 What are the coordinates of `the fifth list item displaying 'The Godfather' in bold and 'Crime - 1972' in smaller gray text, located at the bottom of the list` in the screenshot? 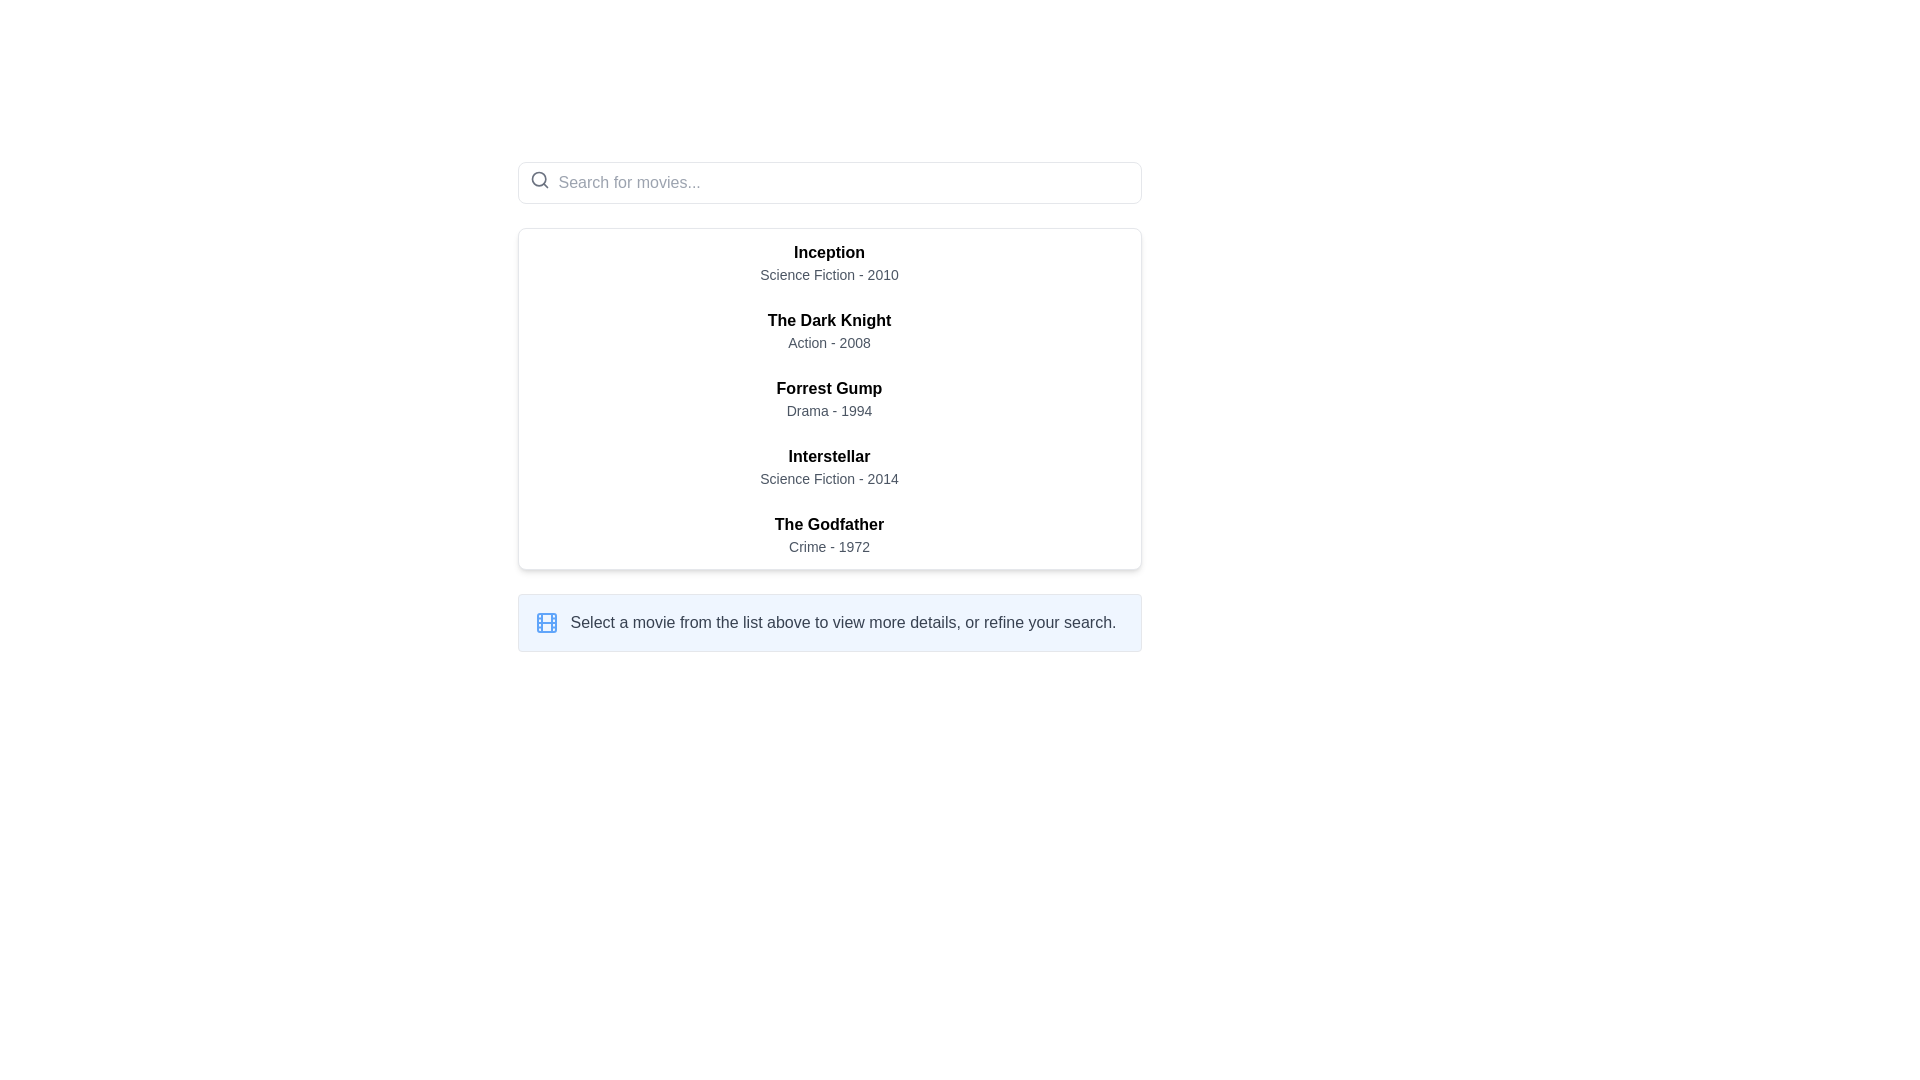 It's located at (829, 534).